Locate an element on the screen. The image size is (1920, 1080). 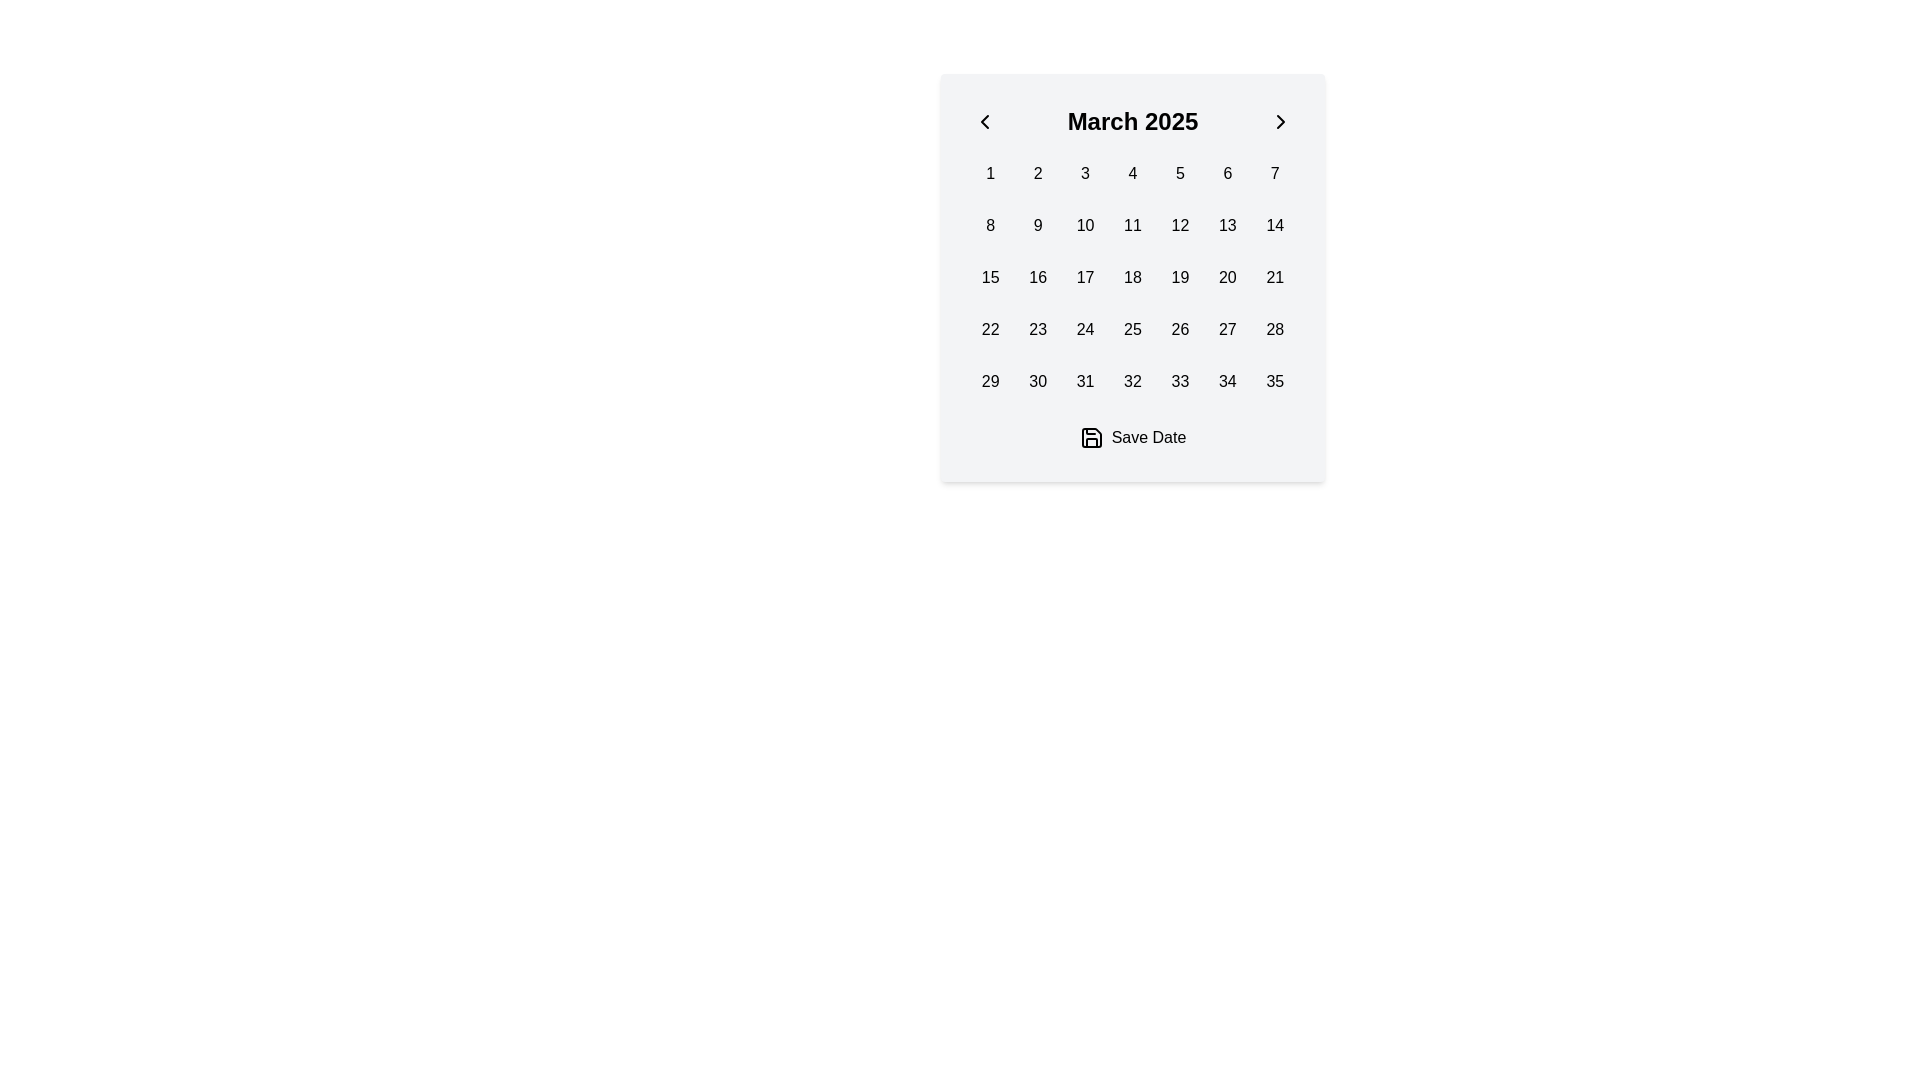
the rectangular button displaying the number '29', which is located in the 5th row and 1st column of the calendar grid is located at coordinates (990, 381).